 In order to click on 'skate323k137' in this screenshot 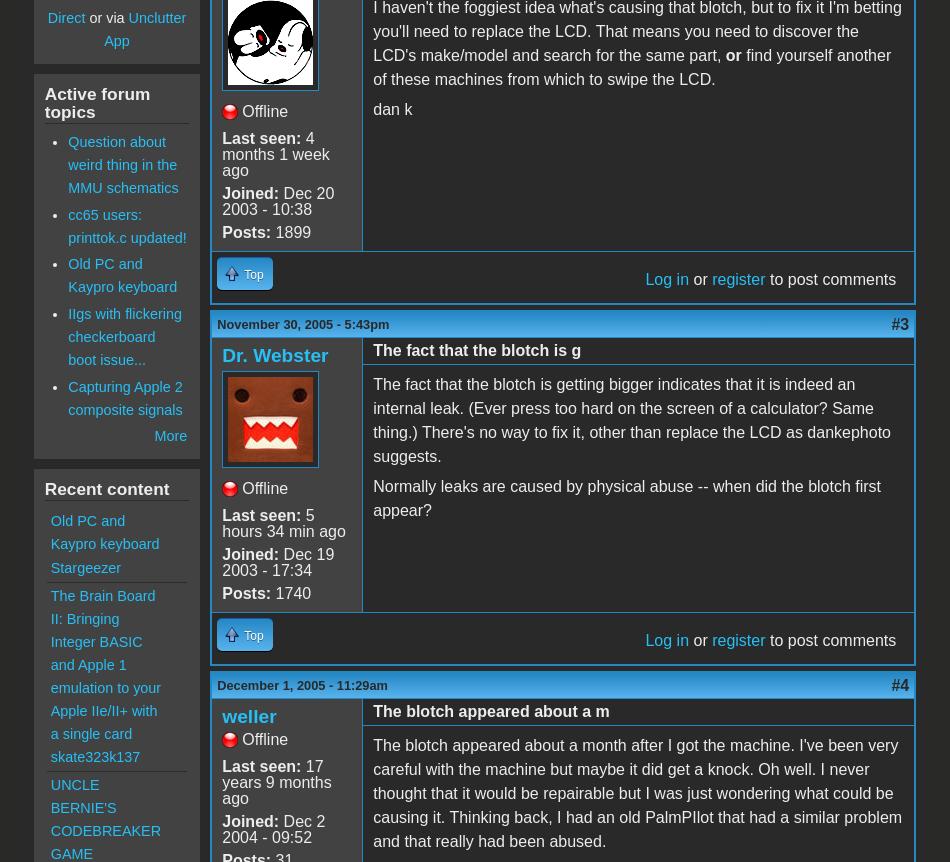, I will do `click(95, 755)`.